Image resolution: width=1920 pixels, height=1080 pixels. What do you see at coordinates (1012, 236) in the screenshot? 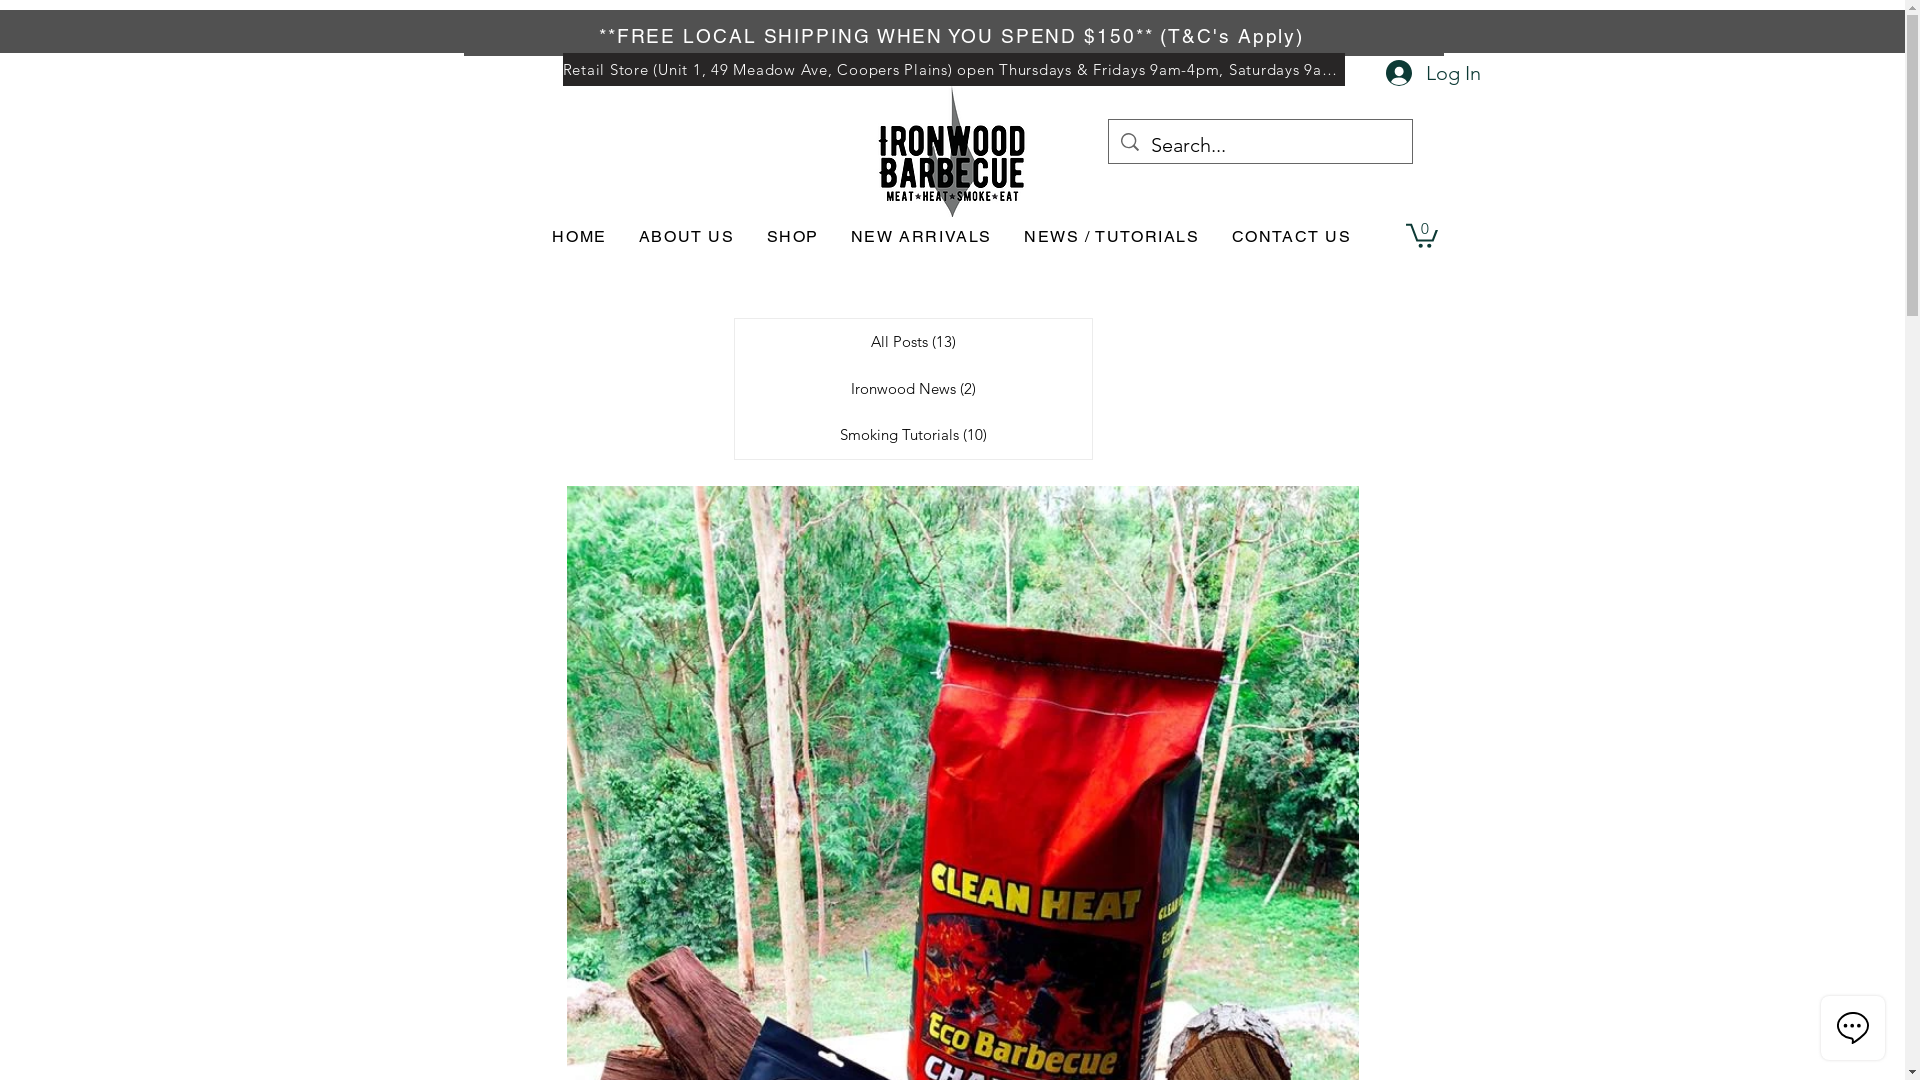
I see `'NEWS / TUTORIALS'` at bounding box center [1012, 236].